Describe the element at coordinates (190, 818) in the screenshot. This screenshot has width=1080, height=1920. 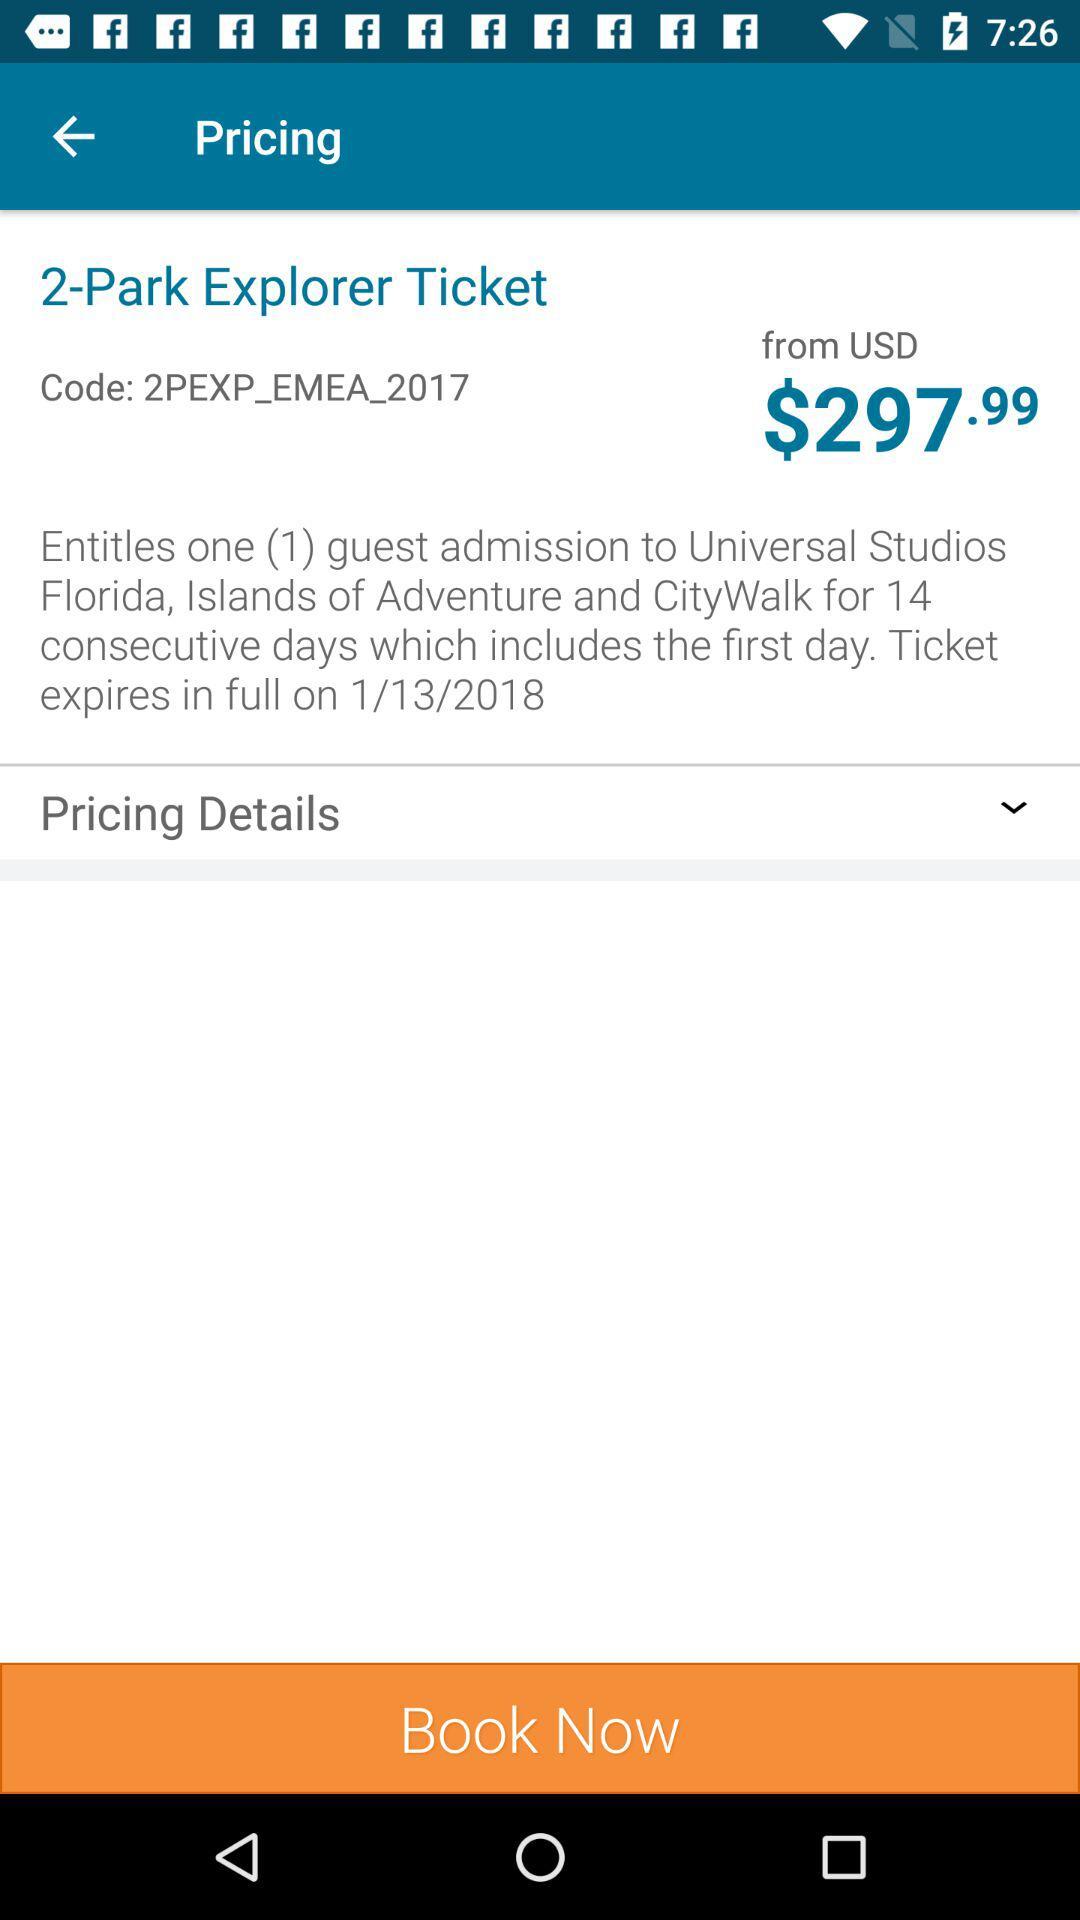
I see `pricing details on the left` at that location.